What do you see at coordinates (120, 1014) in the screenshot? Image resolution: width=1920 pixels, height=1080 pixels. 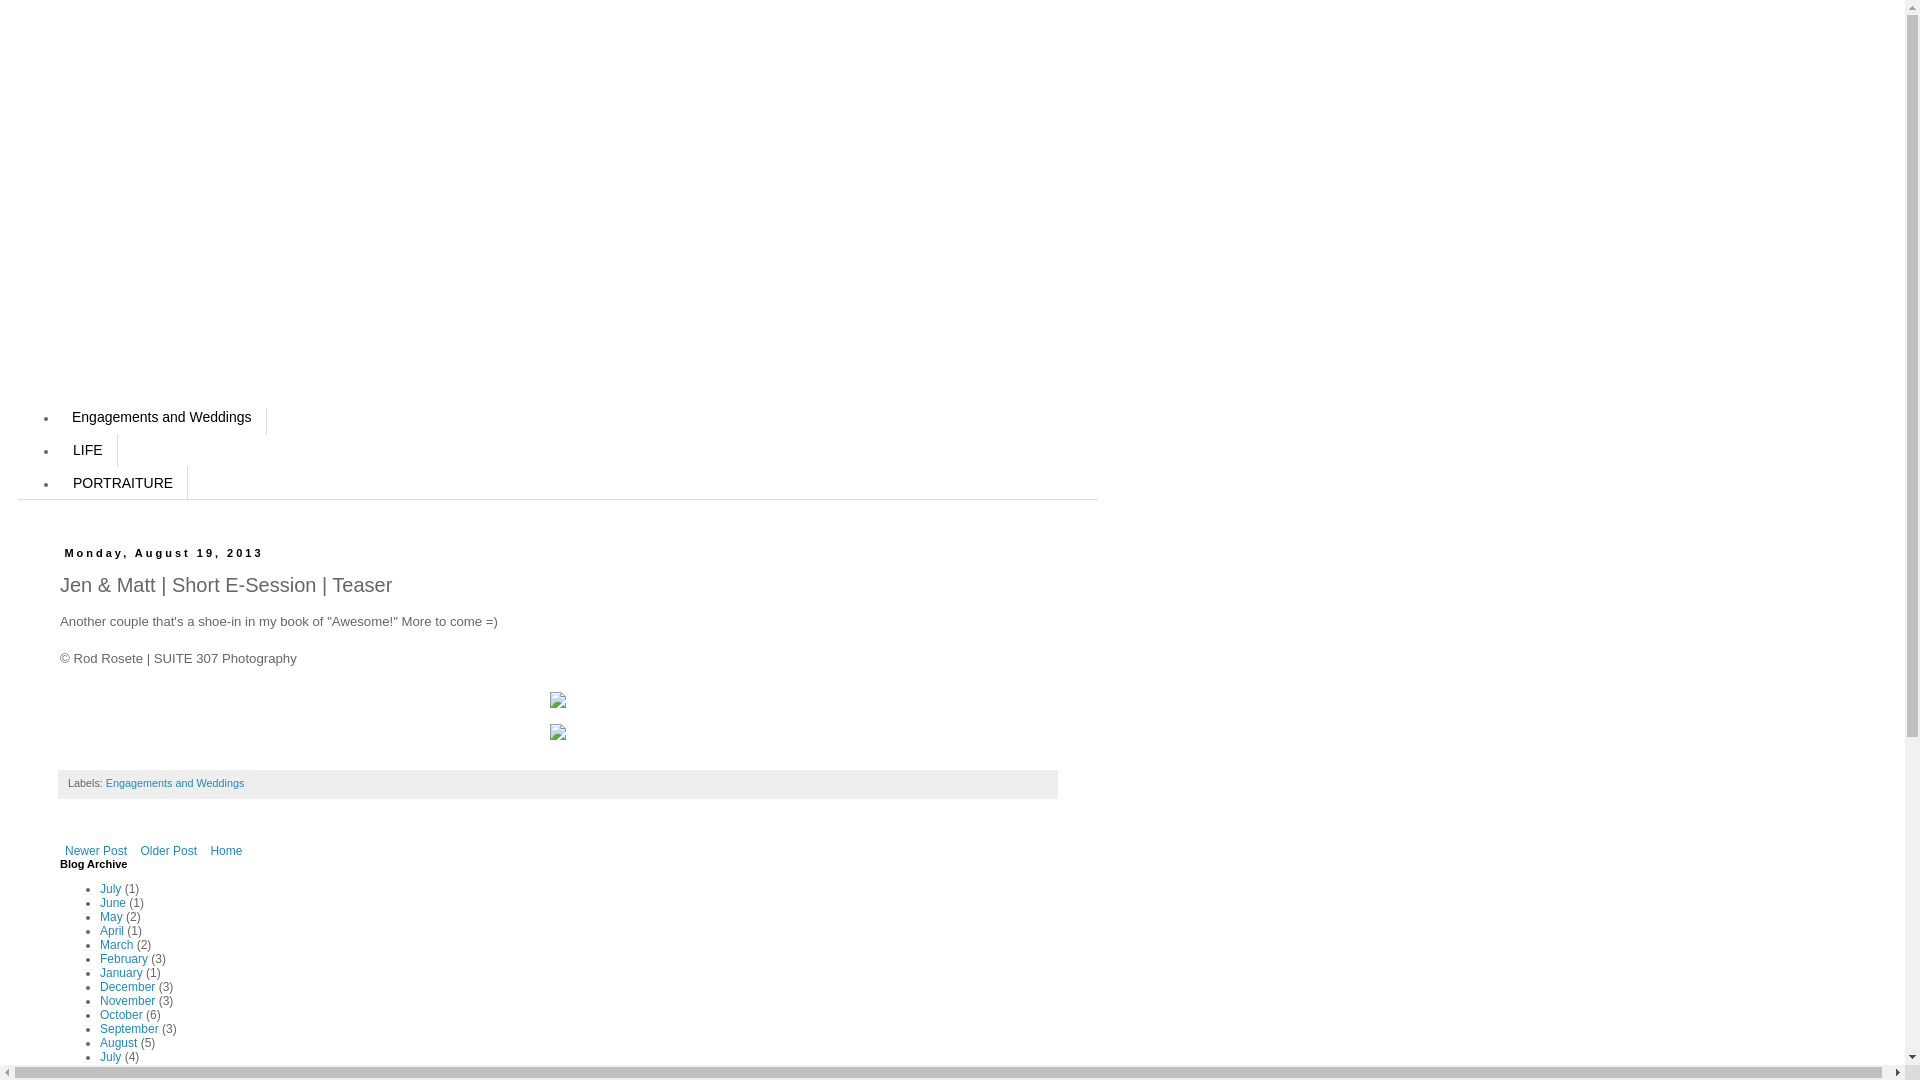 I see `'October'` at bounding box center [120, 1014].